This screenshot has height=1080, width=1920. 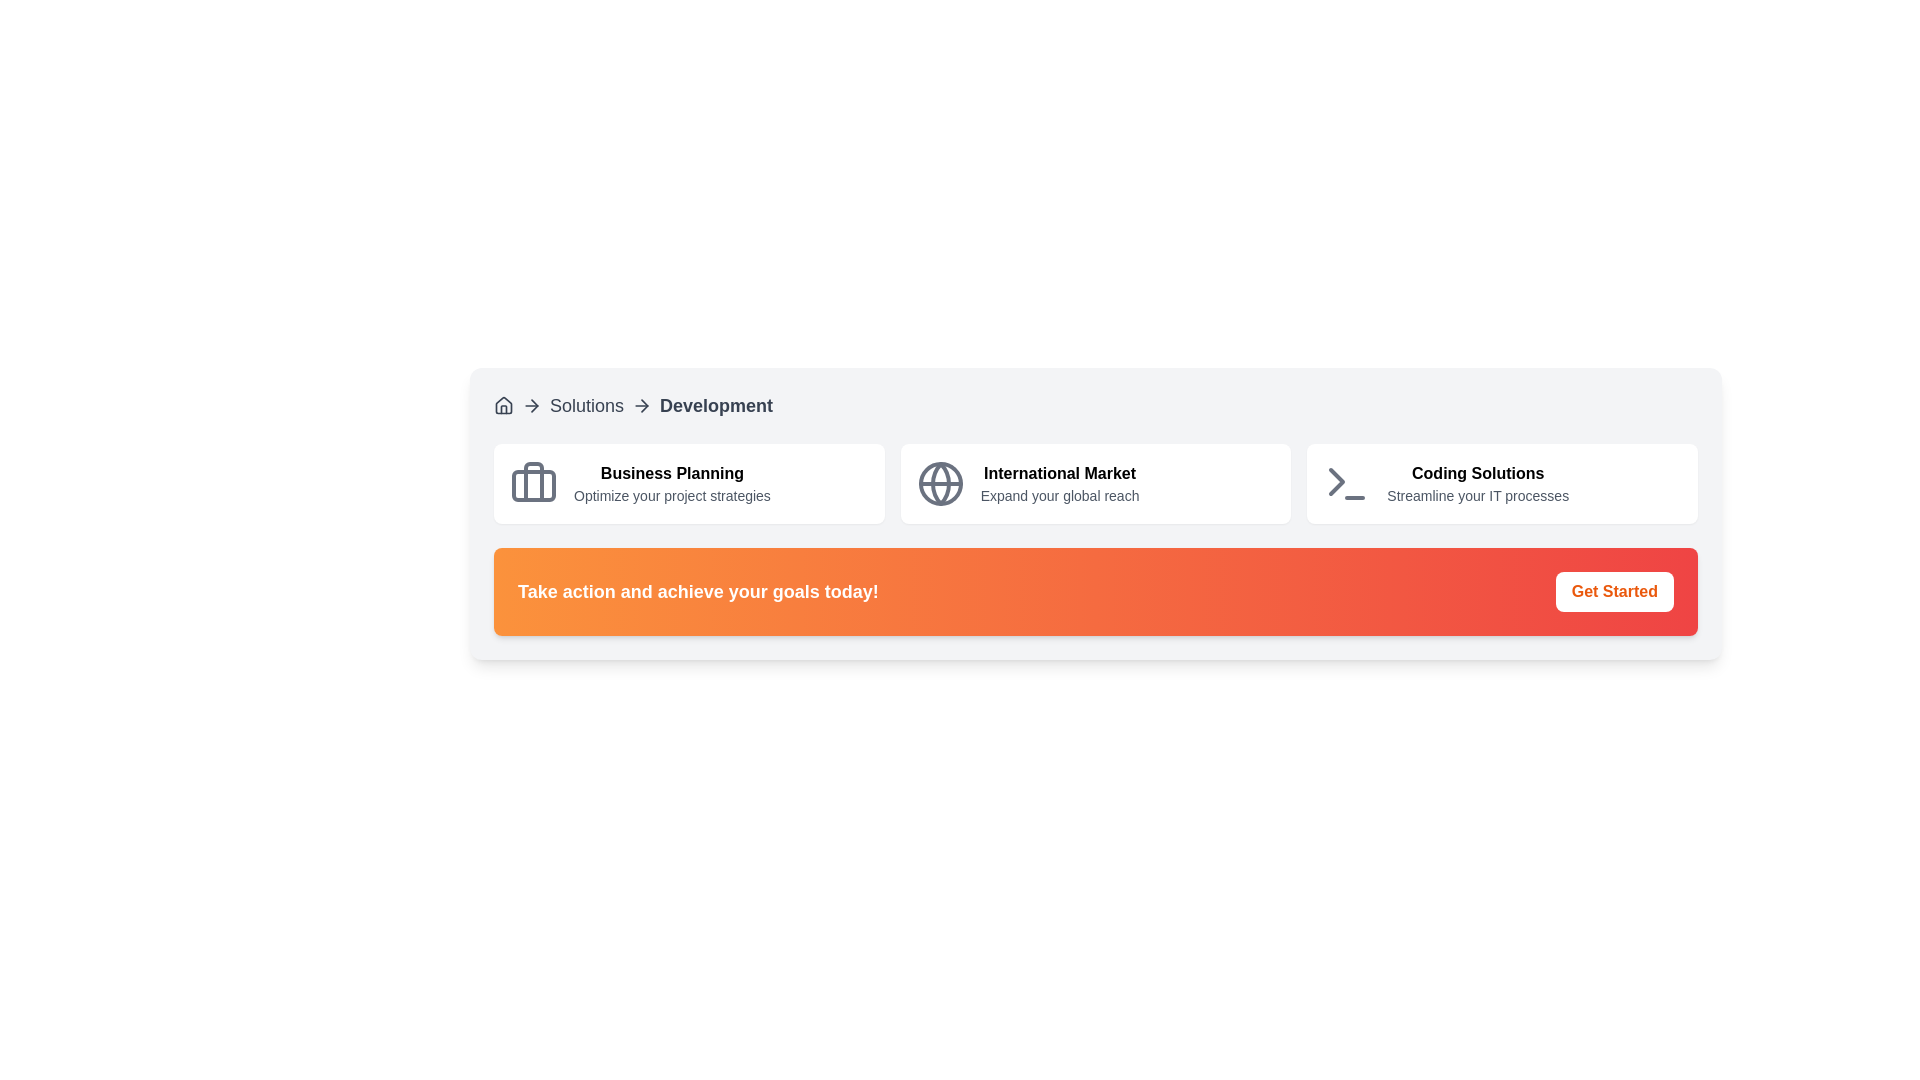 I want to click on information displayed on the Card component titled 'International Market', which includes a globe icon and two lines of text: 'International Market' in bold and 'Expand your global reach' in smaller gray text, so click(x=1094, y=483).